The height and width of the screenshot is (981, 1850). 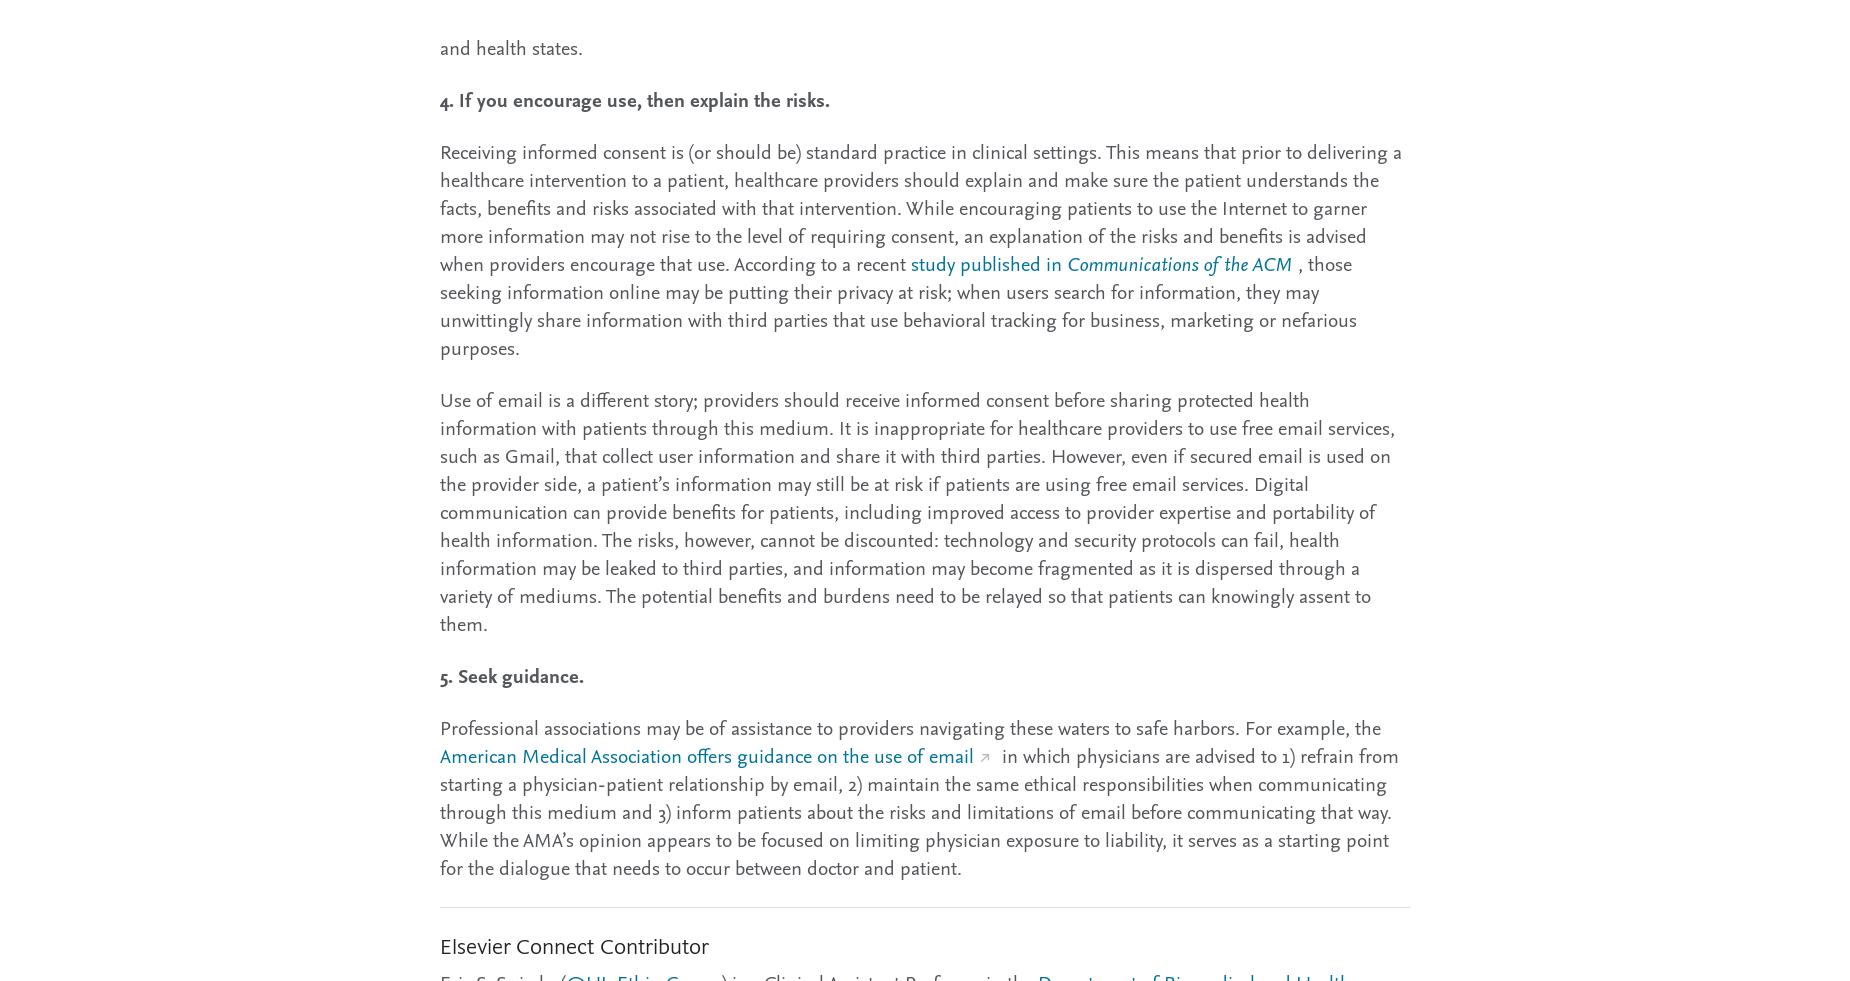 What do you see at coordinates (910, 728) in the screenshot?
I see `'Professional associations may be of assistance to providers navigating these waters to safe harbors. For example, the'` at bounding box center [910, 728].